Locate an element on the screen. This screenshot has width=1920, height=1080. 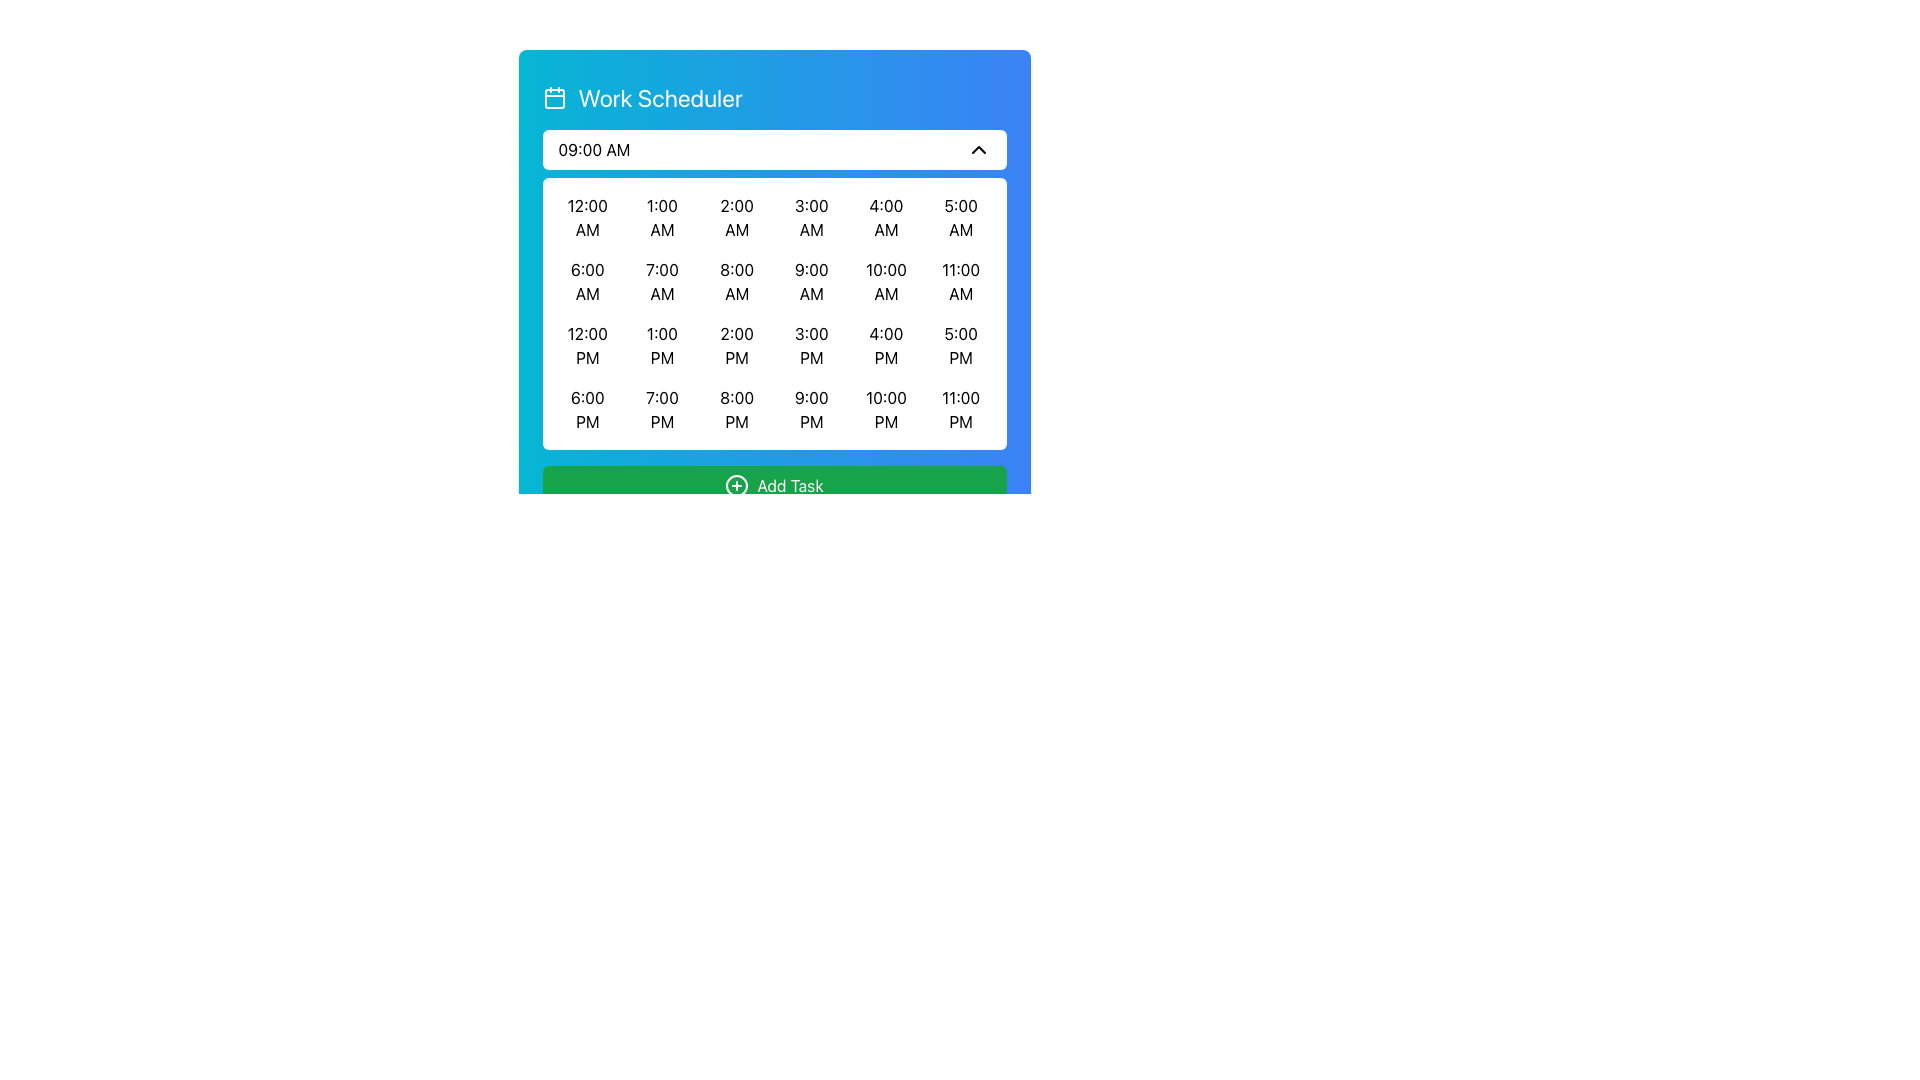
the '2:00 PM' selectable time slot in the third column of the third row of the Work Scheduler interface is located at coordinates (736, 345).